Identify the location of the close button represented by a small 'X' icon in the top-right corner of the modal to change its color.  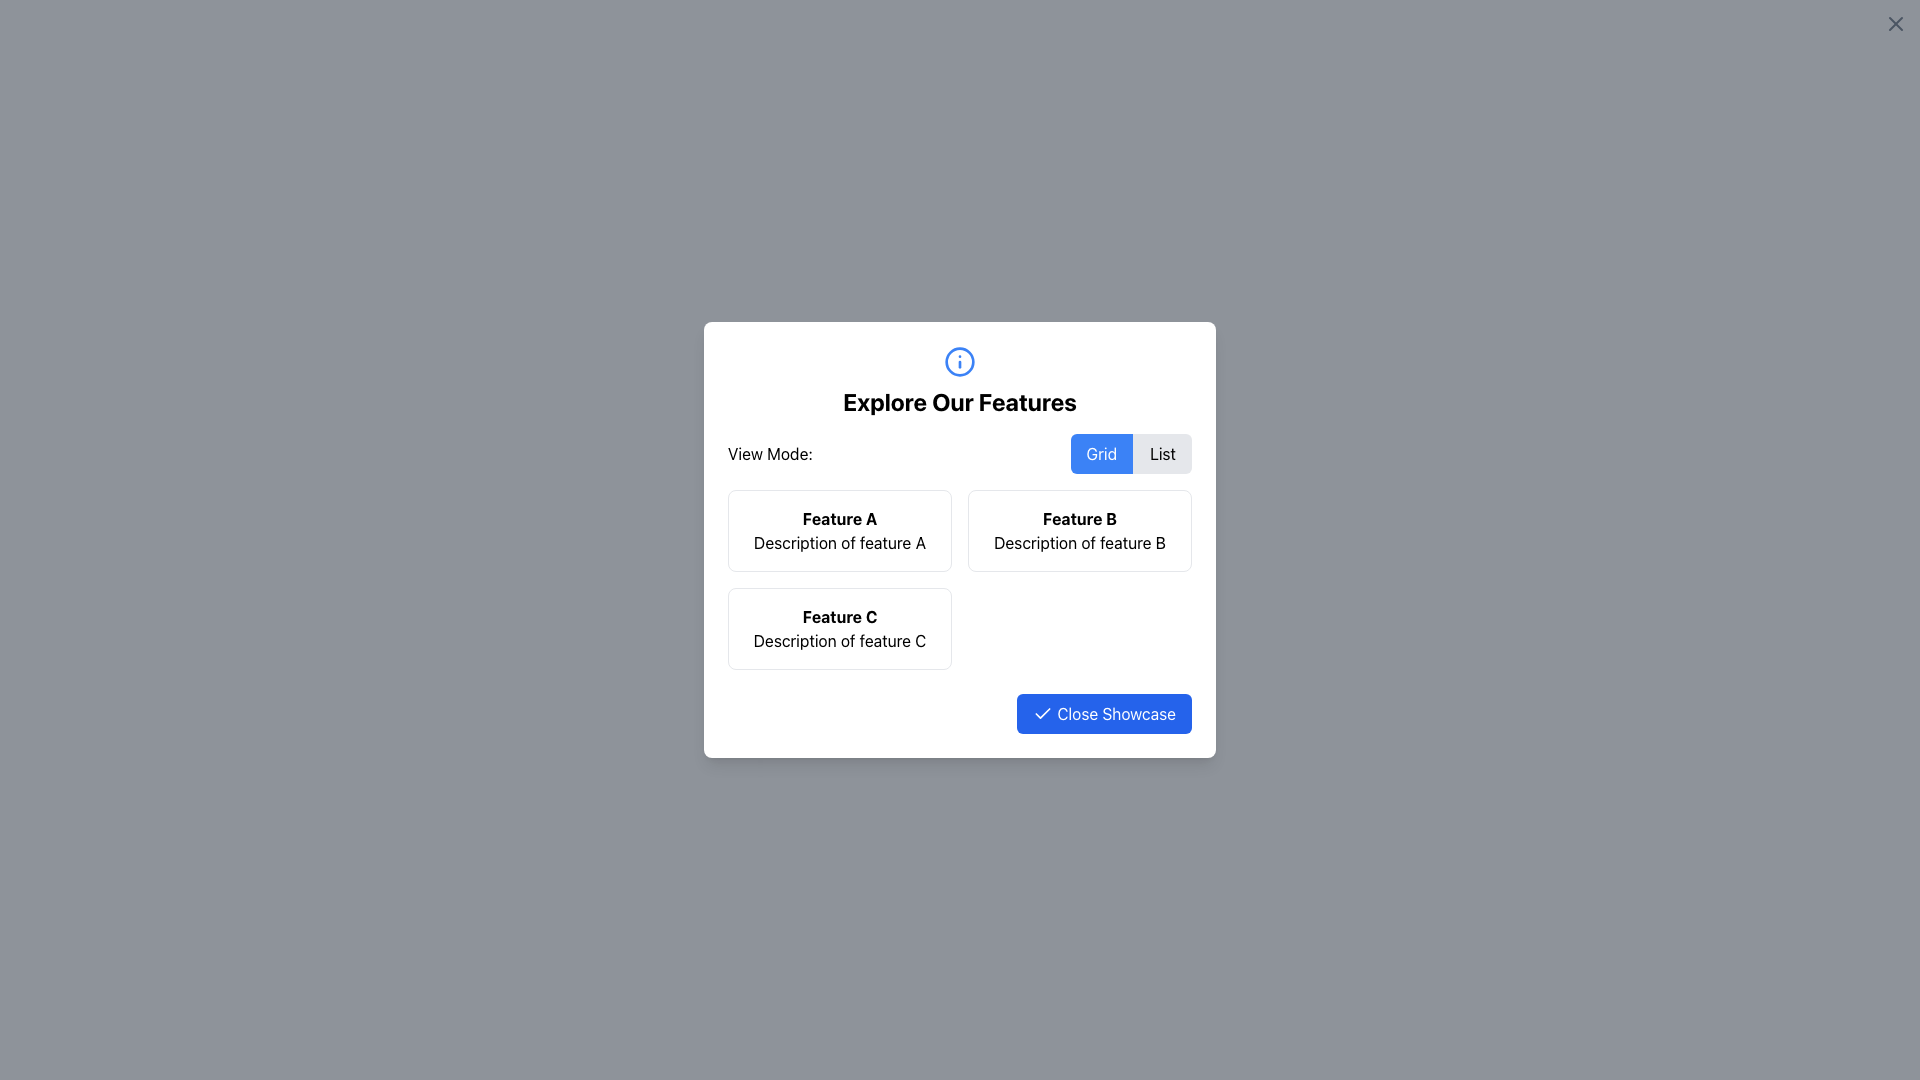
(1895, 23).